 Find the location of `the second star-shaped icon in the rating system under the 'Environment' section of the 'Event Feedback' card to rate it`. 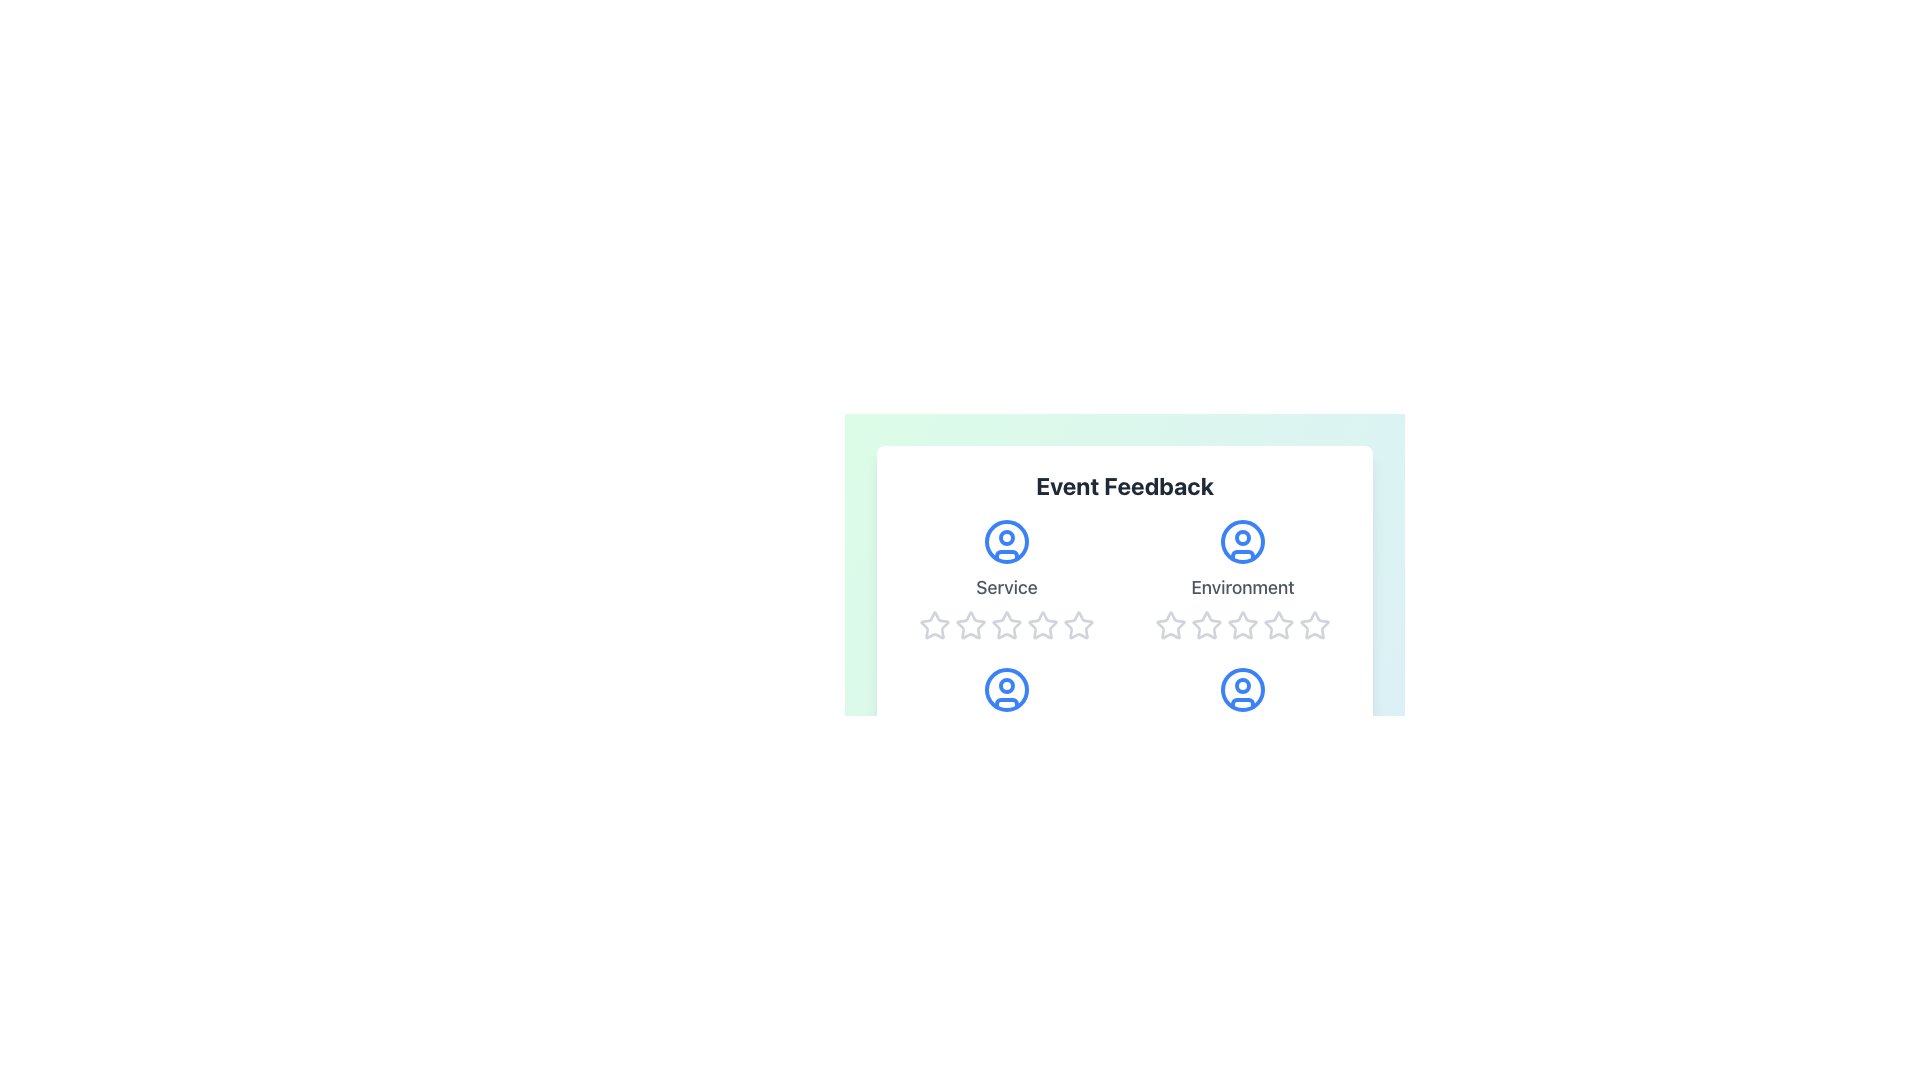

the second star-shaped icon in the rating system under the 'Environment' section of the 'Event Feedback' card to rate it is located at coordinates (1170, 623).